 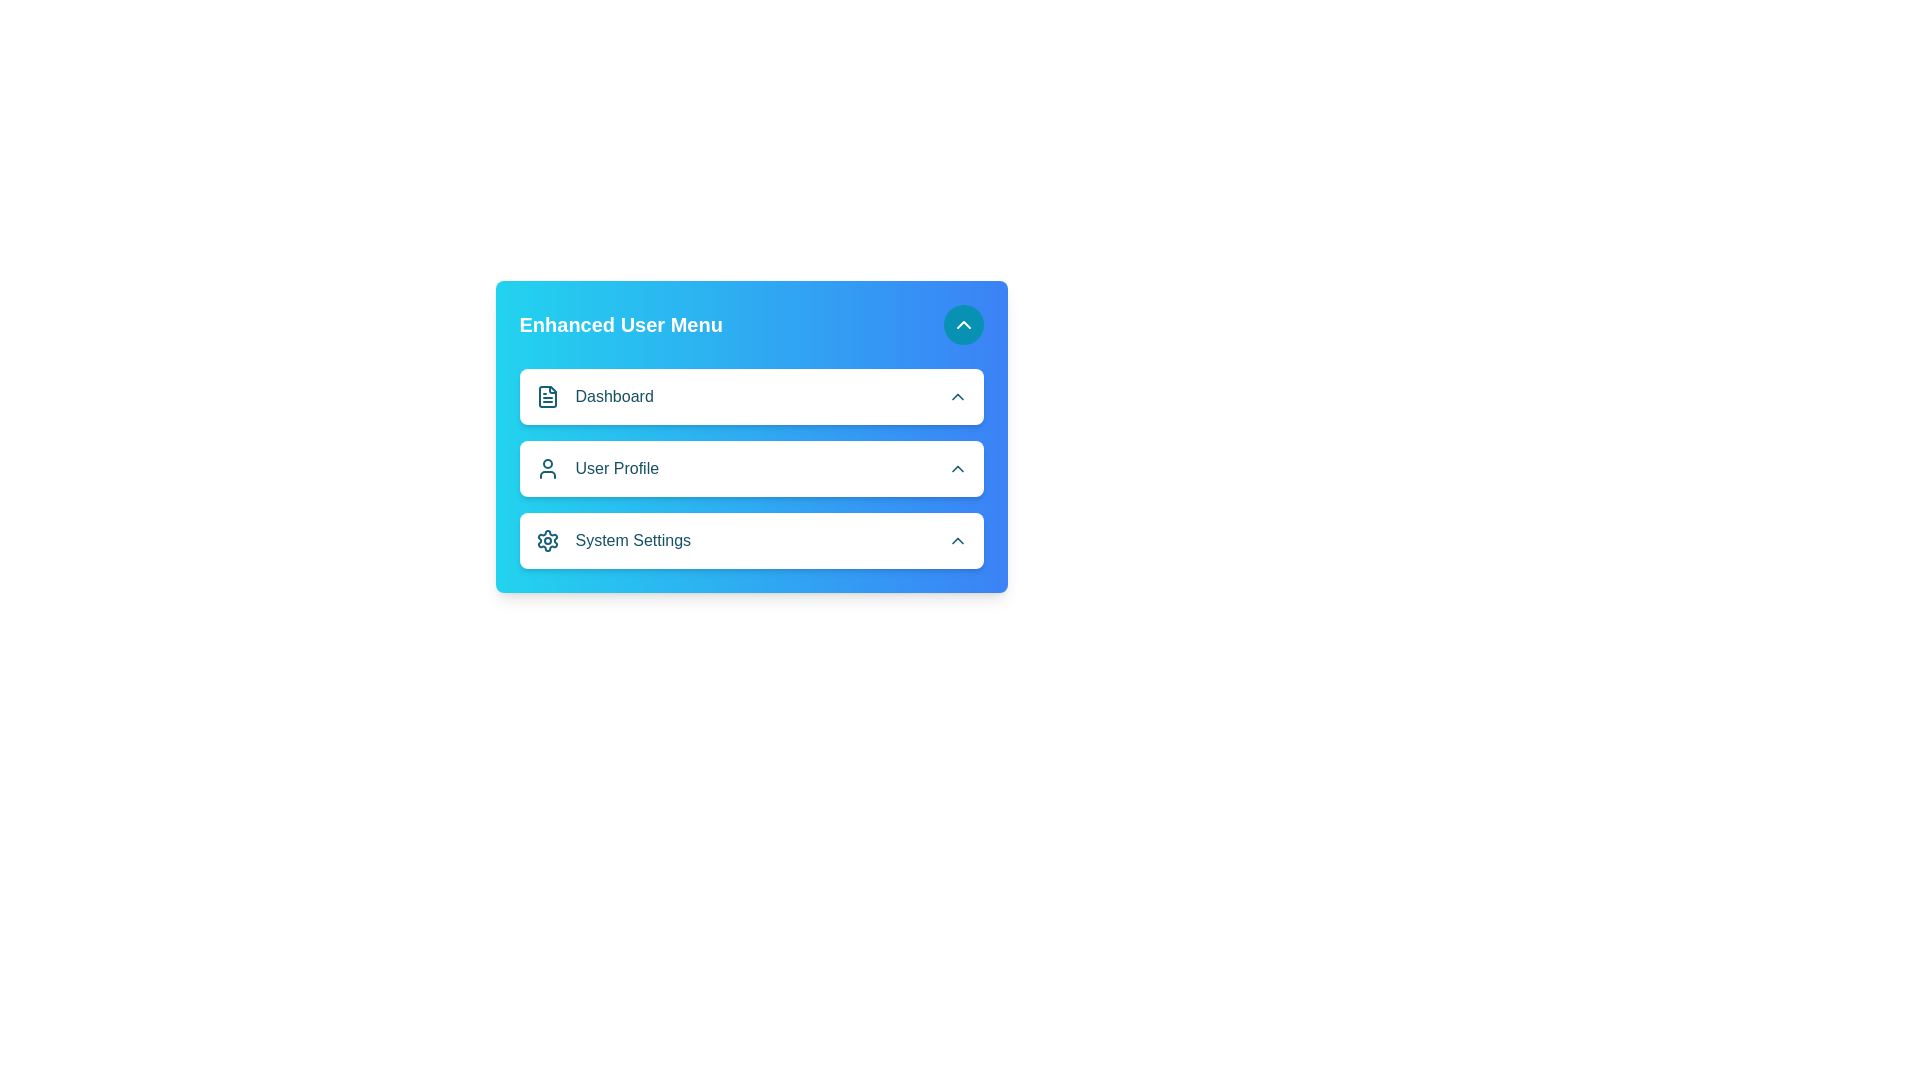 What do you see at coordinates (616, 469) in the screenshot?
I see `text label displaying 'User Profile', which is visually prominent and located within a vertical menu list, positioned between 'Dashboard' and 'System Settings'` at bounding box center [616, 469].